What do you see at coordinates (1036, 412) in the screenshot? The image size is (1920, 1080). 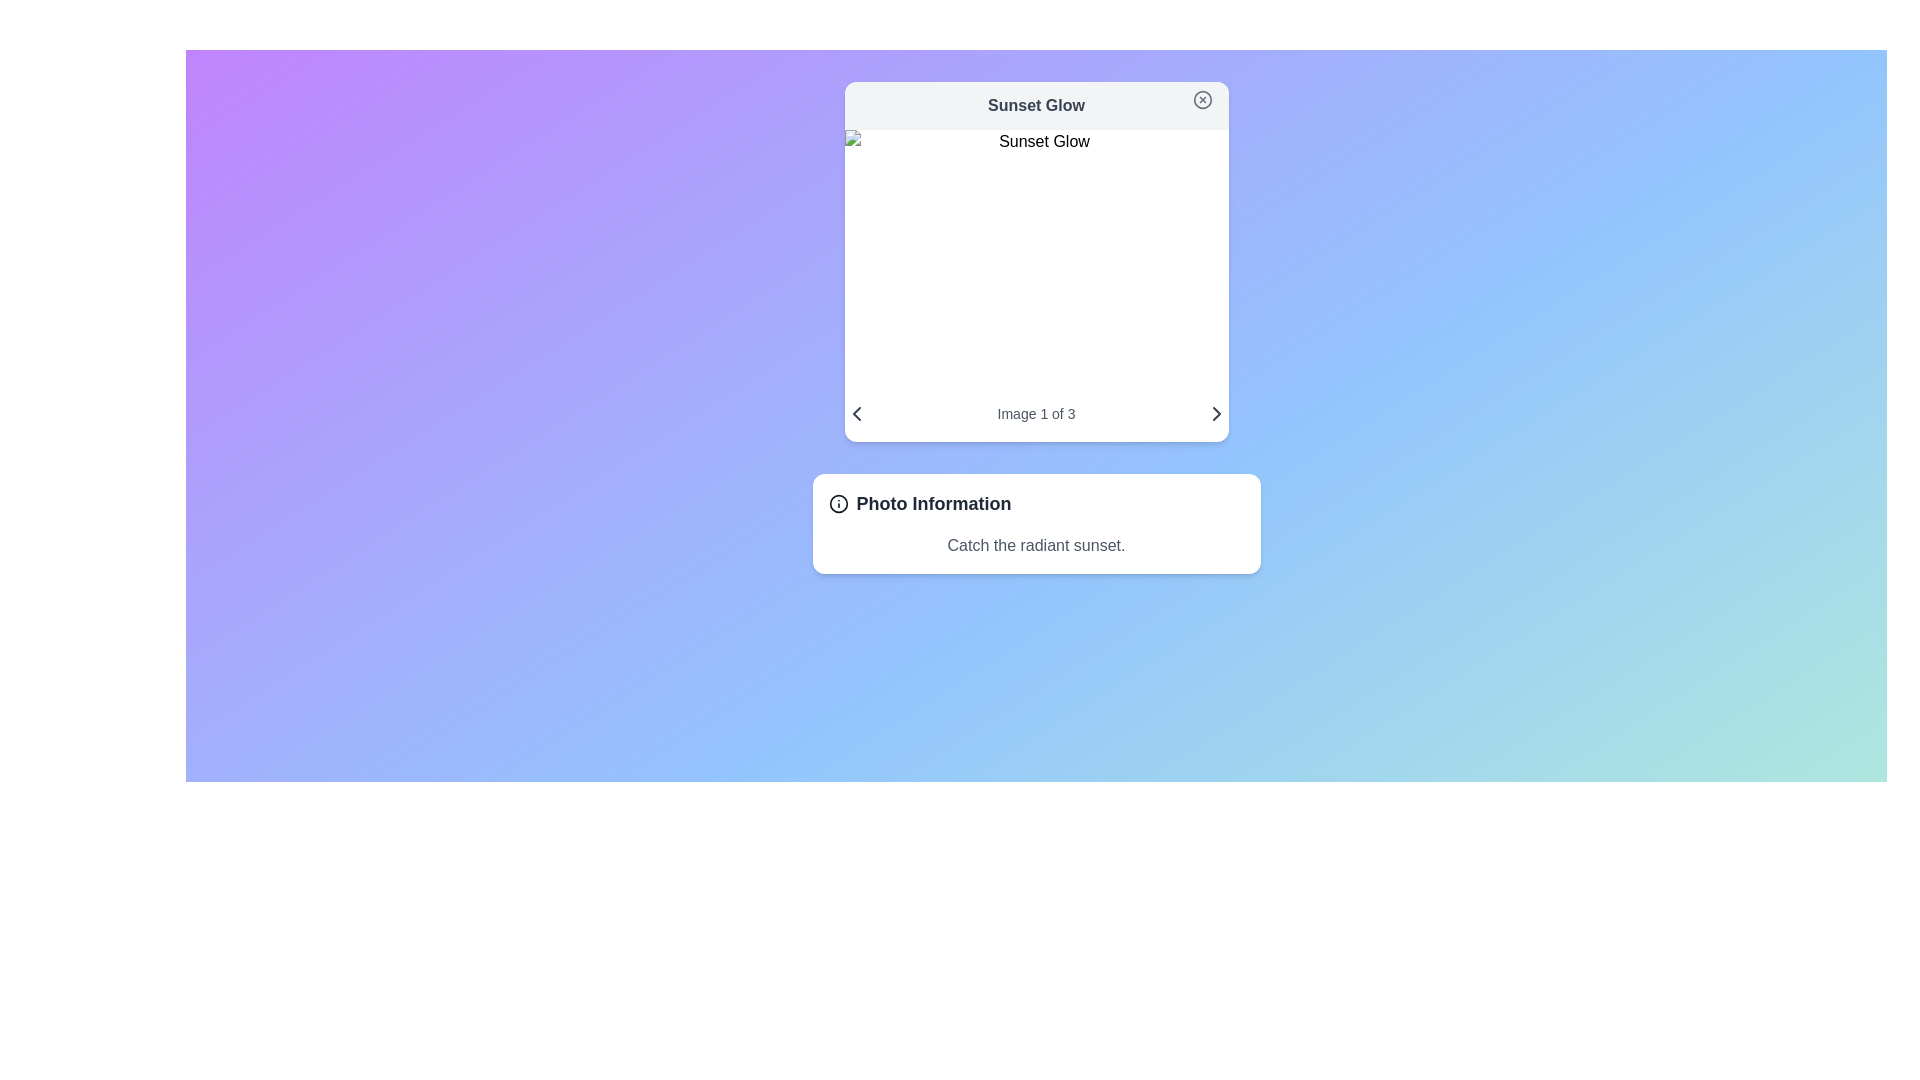 I see `the informational text label indicating the current image displayed out of a total number in a sequence or gallery, which is positioned centrally between the left and right arrow buttons at the bottom of the card` at bounding box center [1036, 412].